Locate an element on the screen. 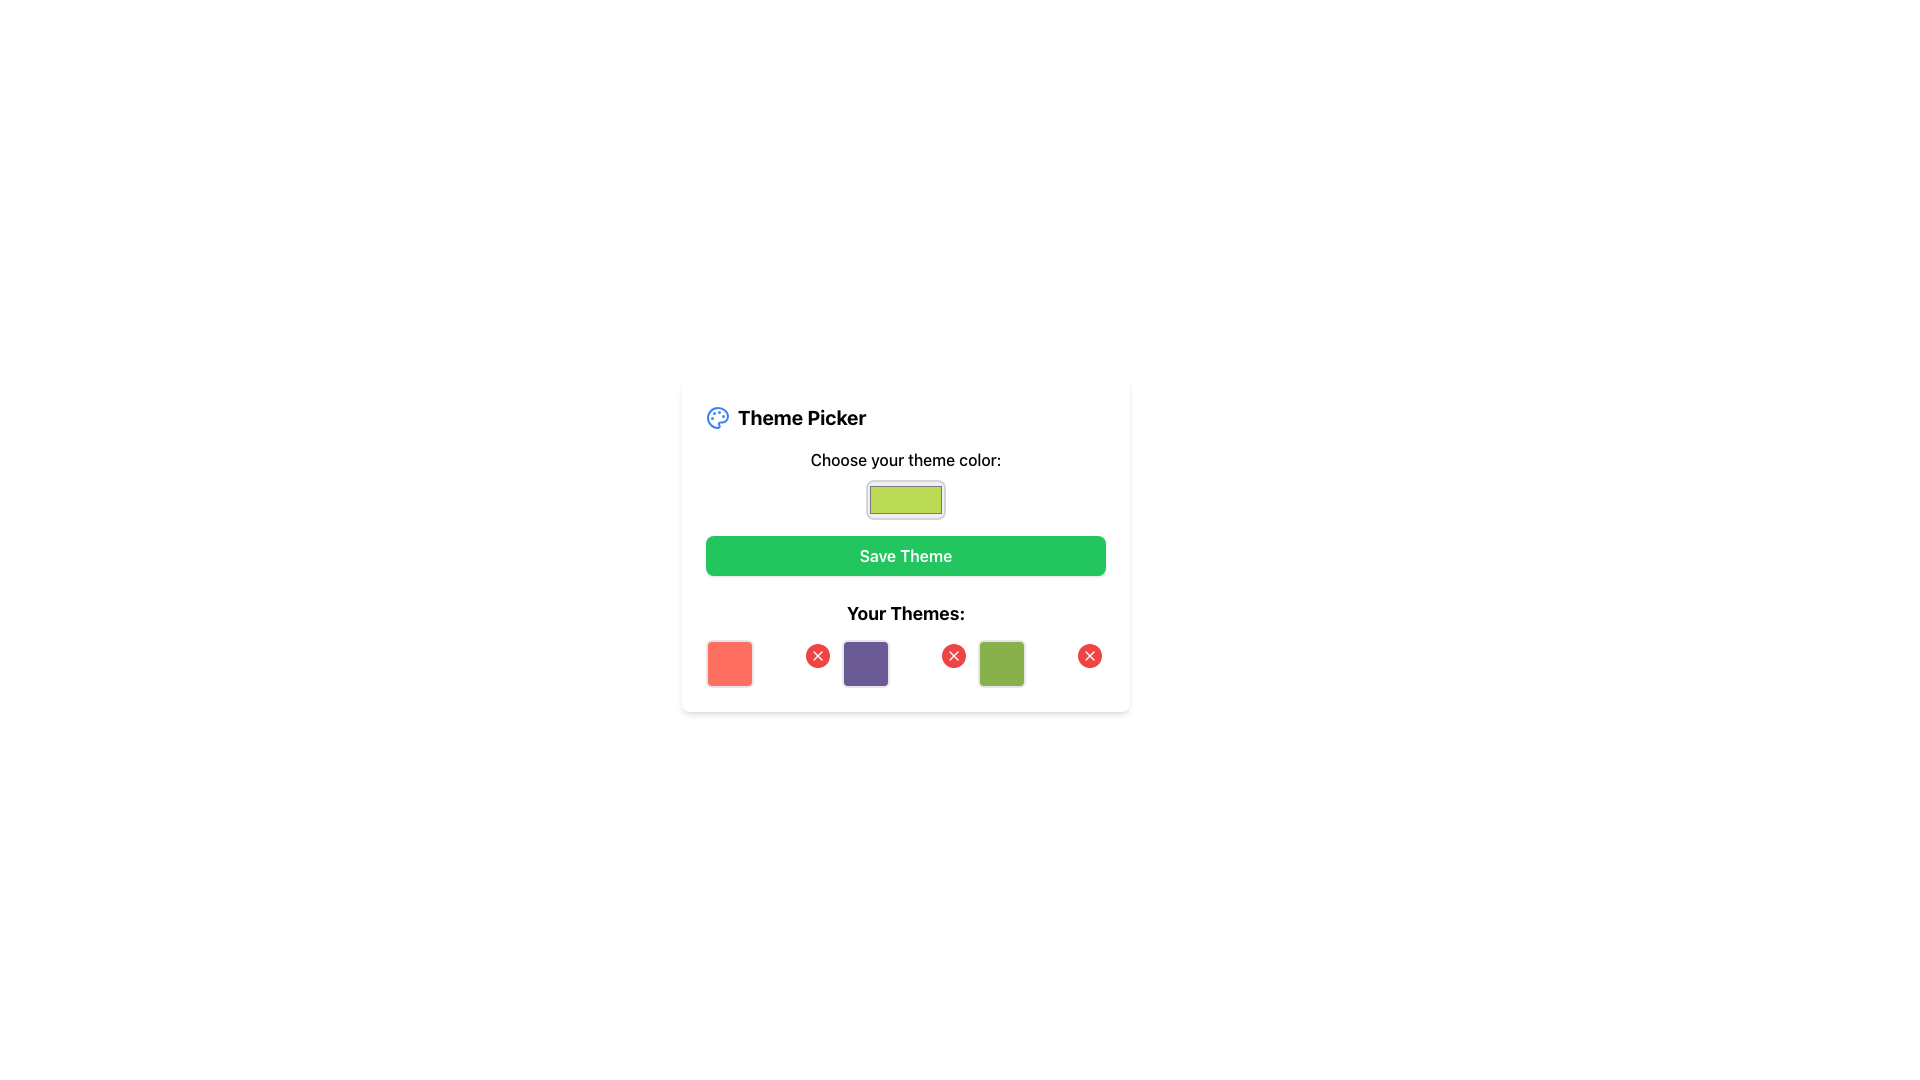 This screenshot has width=1920, height=1080. the centrally aligned text label that introduces and describes the grid of themes displayed below it is located at coordinates (905, 612).